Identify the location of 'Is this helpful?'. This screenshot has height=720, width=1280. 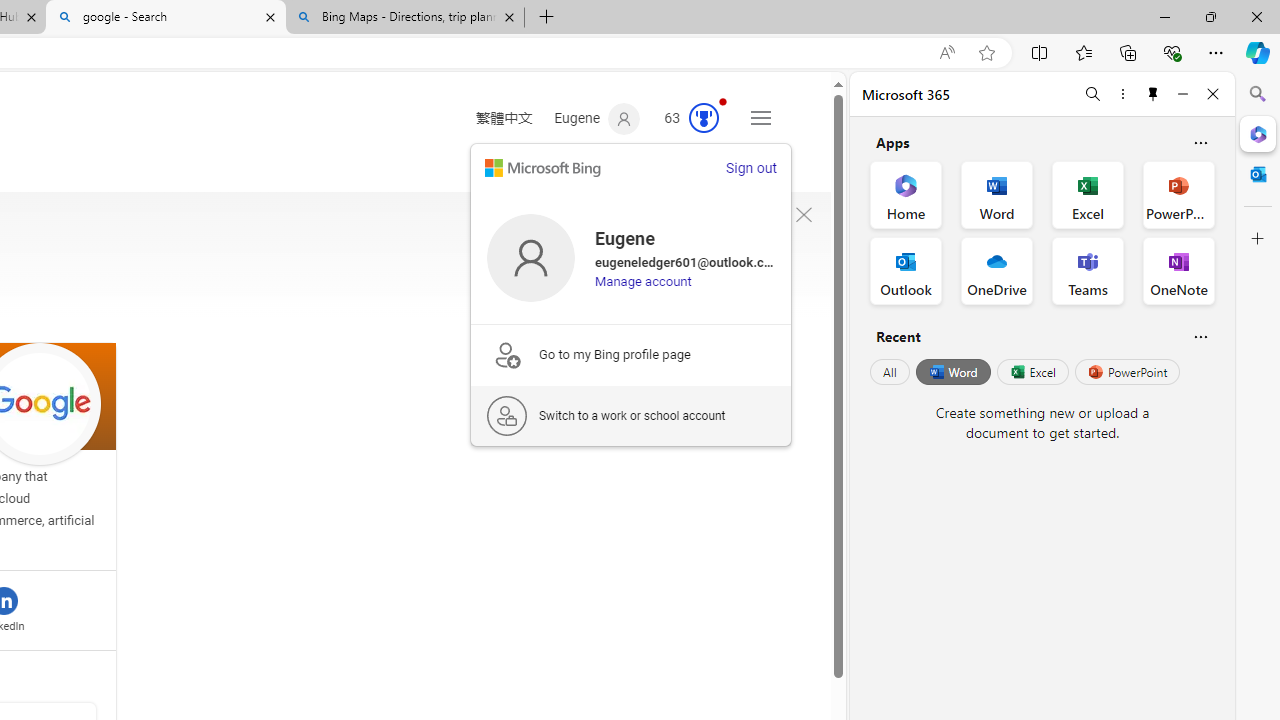
(1200, 335).